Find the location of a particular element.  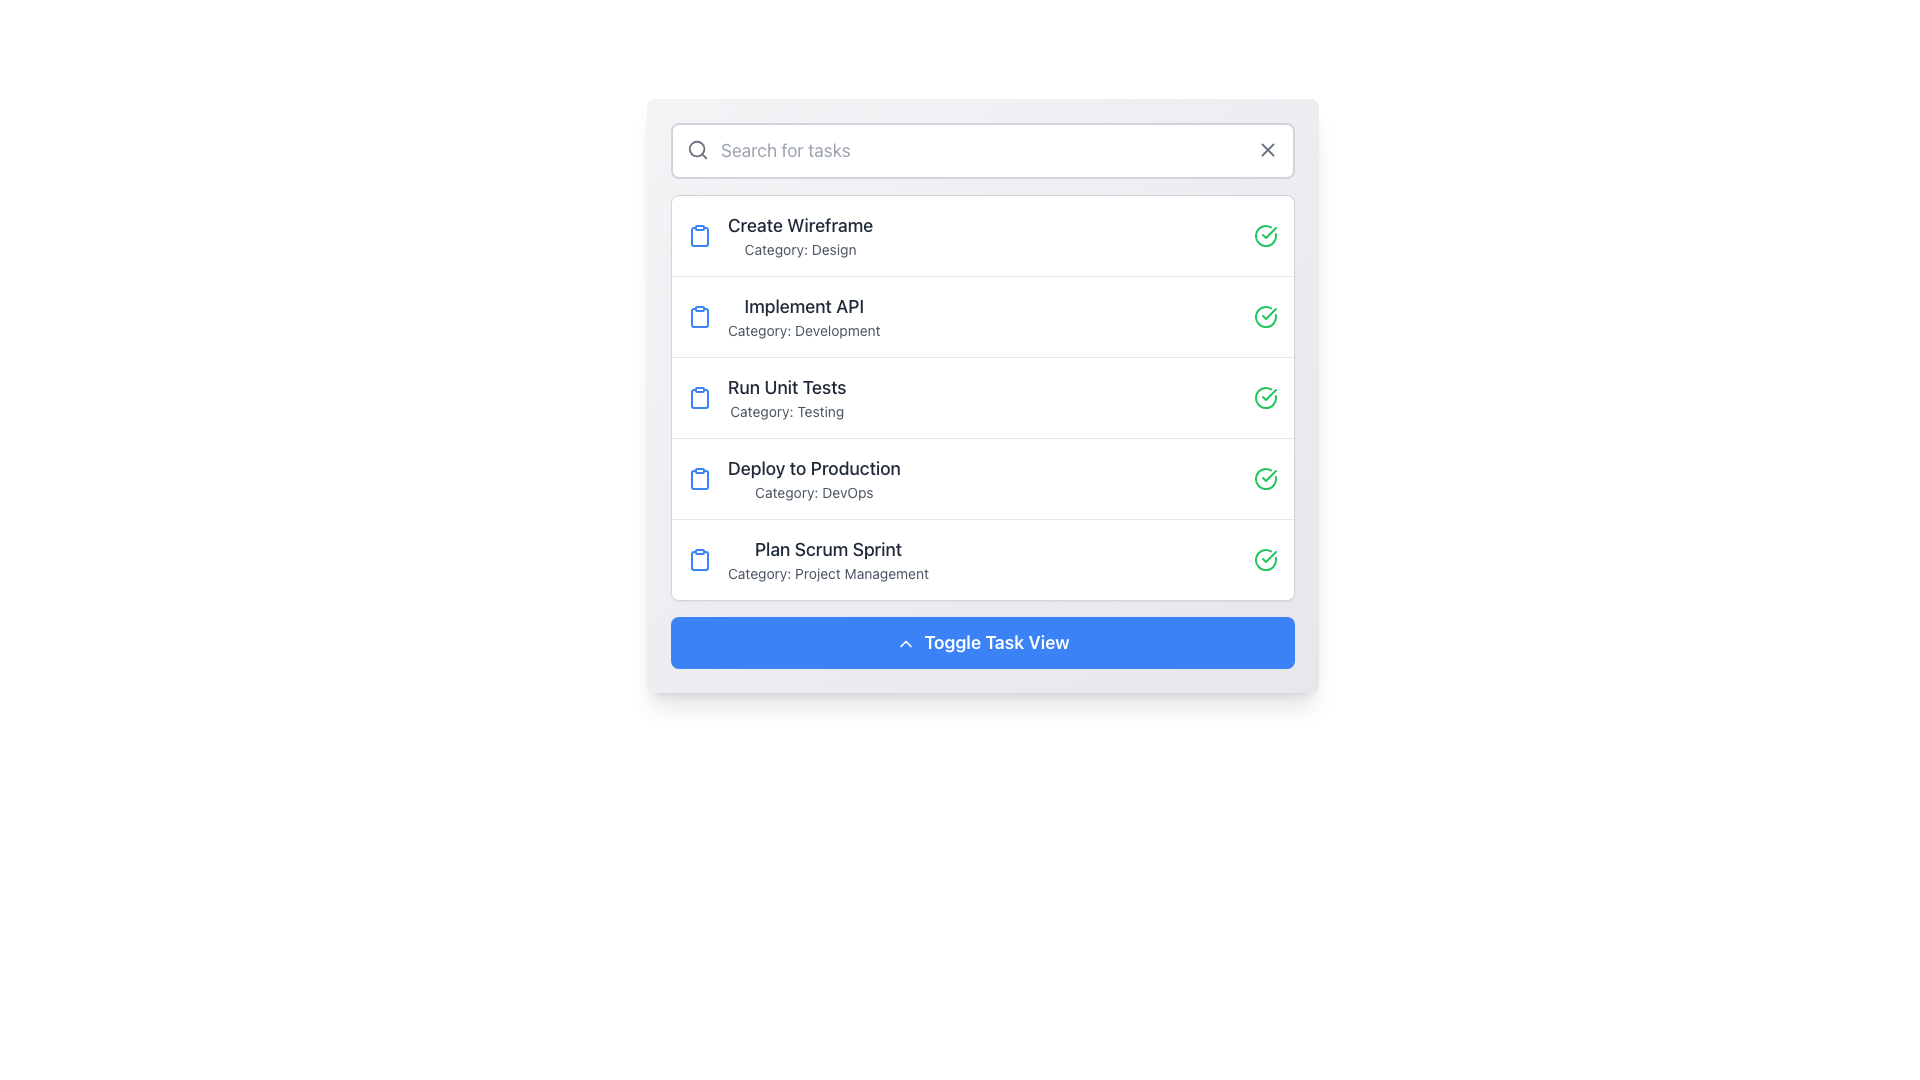

description of the Text Label that categorizes the task 'Run Unit Tests', positioned as a subtitle beneath the main item name in the third row of the task list is located at coordinates (786, 411).